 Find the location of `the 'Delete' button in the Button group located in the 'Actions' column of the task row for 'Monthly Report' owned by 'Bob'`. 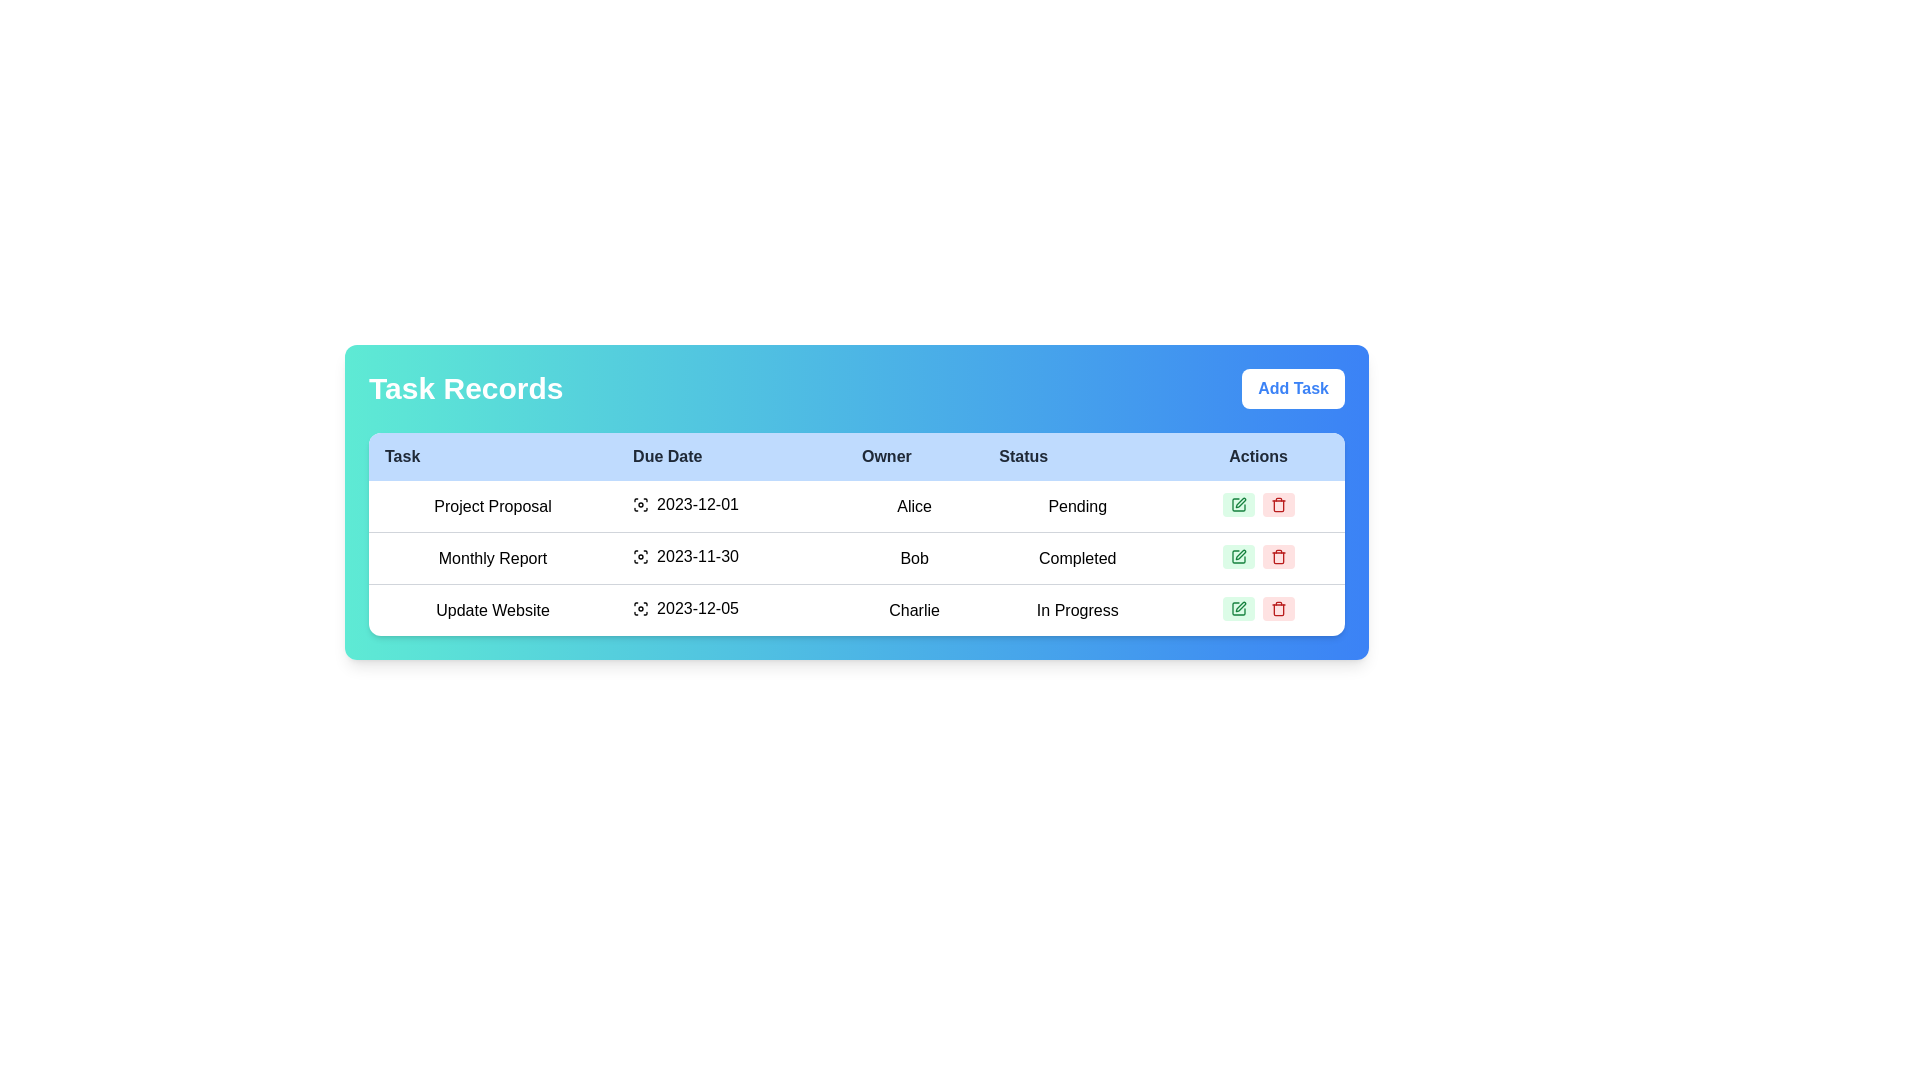

the 'Delete' button in the Button group located in the 'Actions' column of the task row for 'Monthly Report' owned by 'Bob' is located at coordinates (1257, 558).